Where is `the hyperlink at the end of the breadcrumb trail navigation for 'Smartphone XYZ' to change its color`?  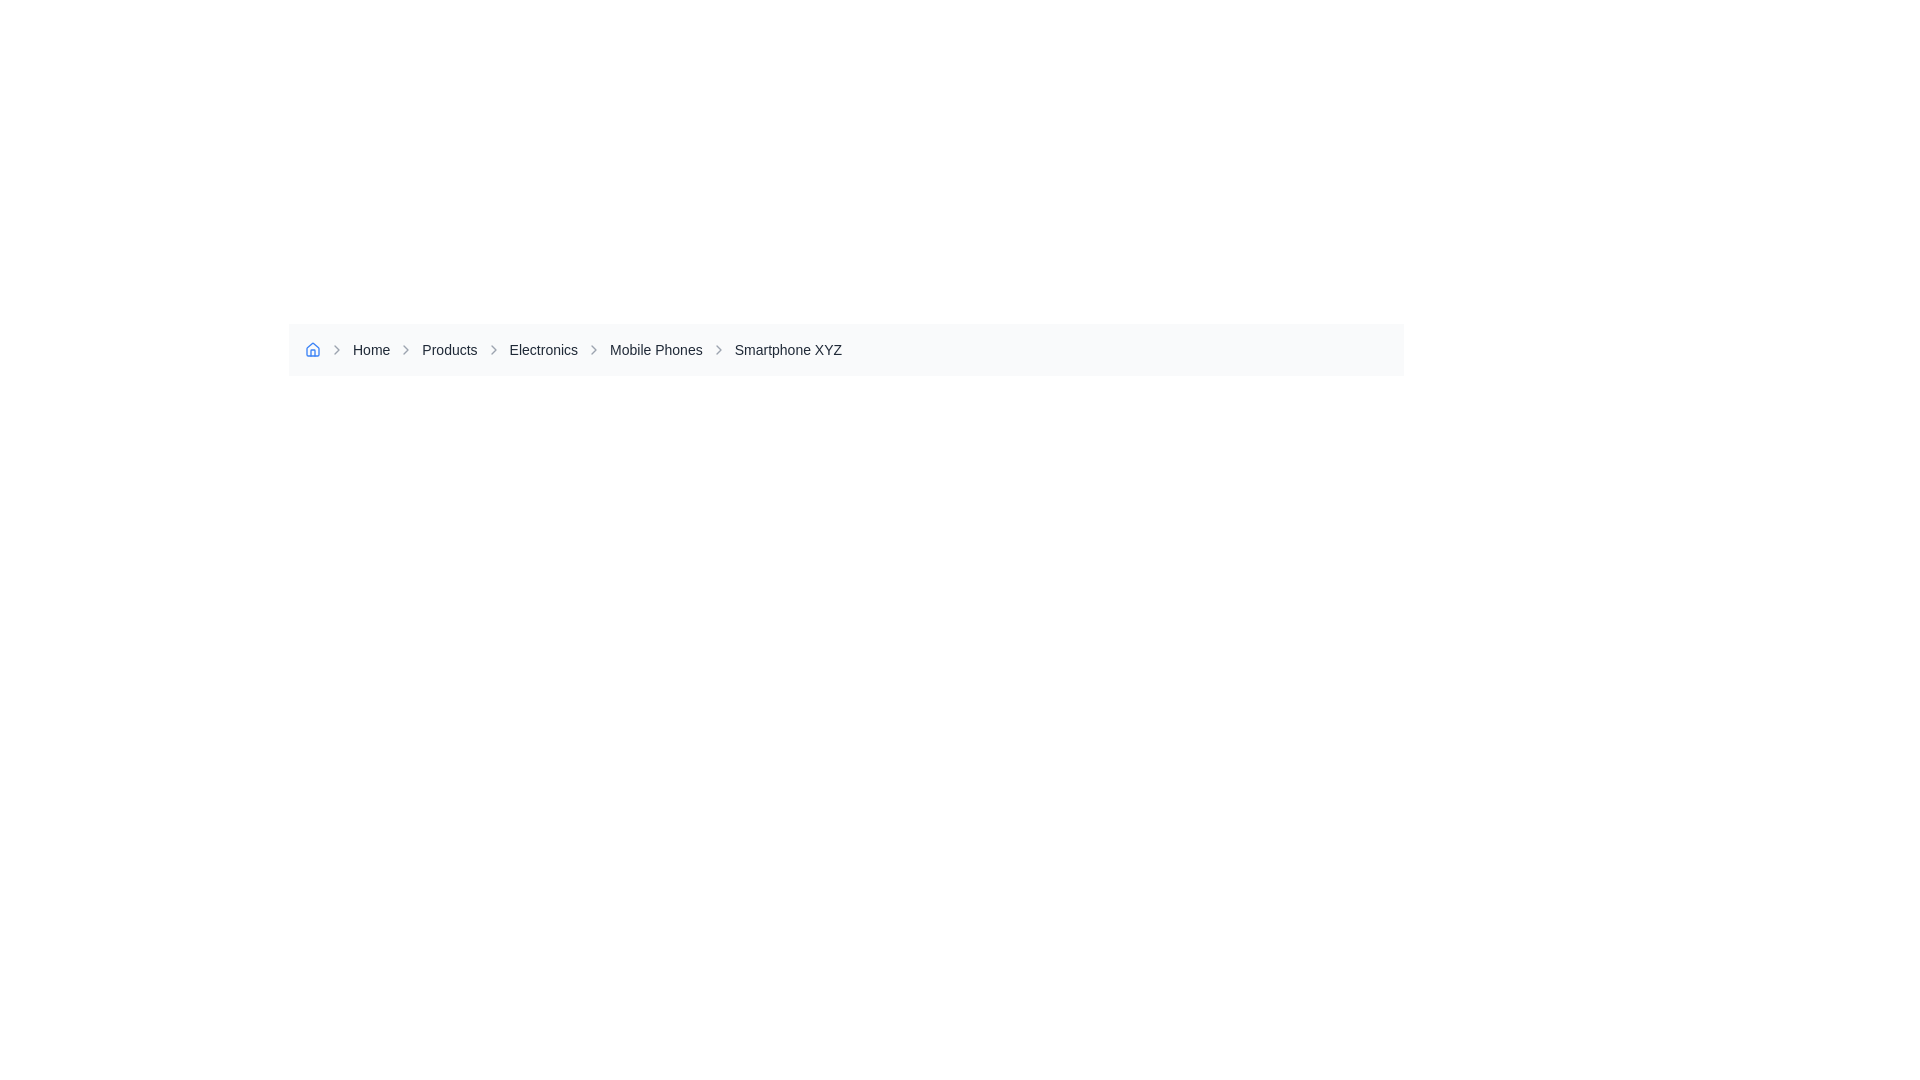 the hyperlink at the end of the breadcrumb trail navigation for 'Smartphone XYZ' to change its color is located at coordinates (787, 349).